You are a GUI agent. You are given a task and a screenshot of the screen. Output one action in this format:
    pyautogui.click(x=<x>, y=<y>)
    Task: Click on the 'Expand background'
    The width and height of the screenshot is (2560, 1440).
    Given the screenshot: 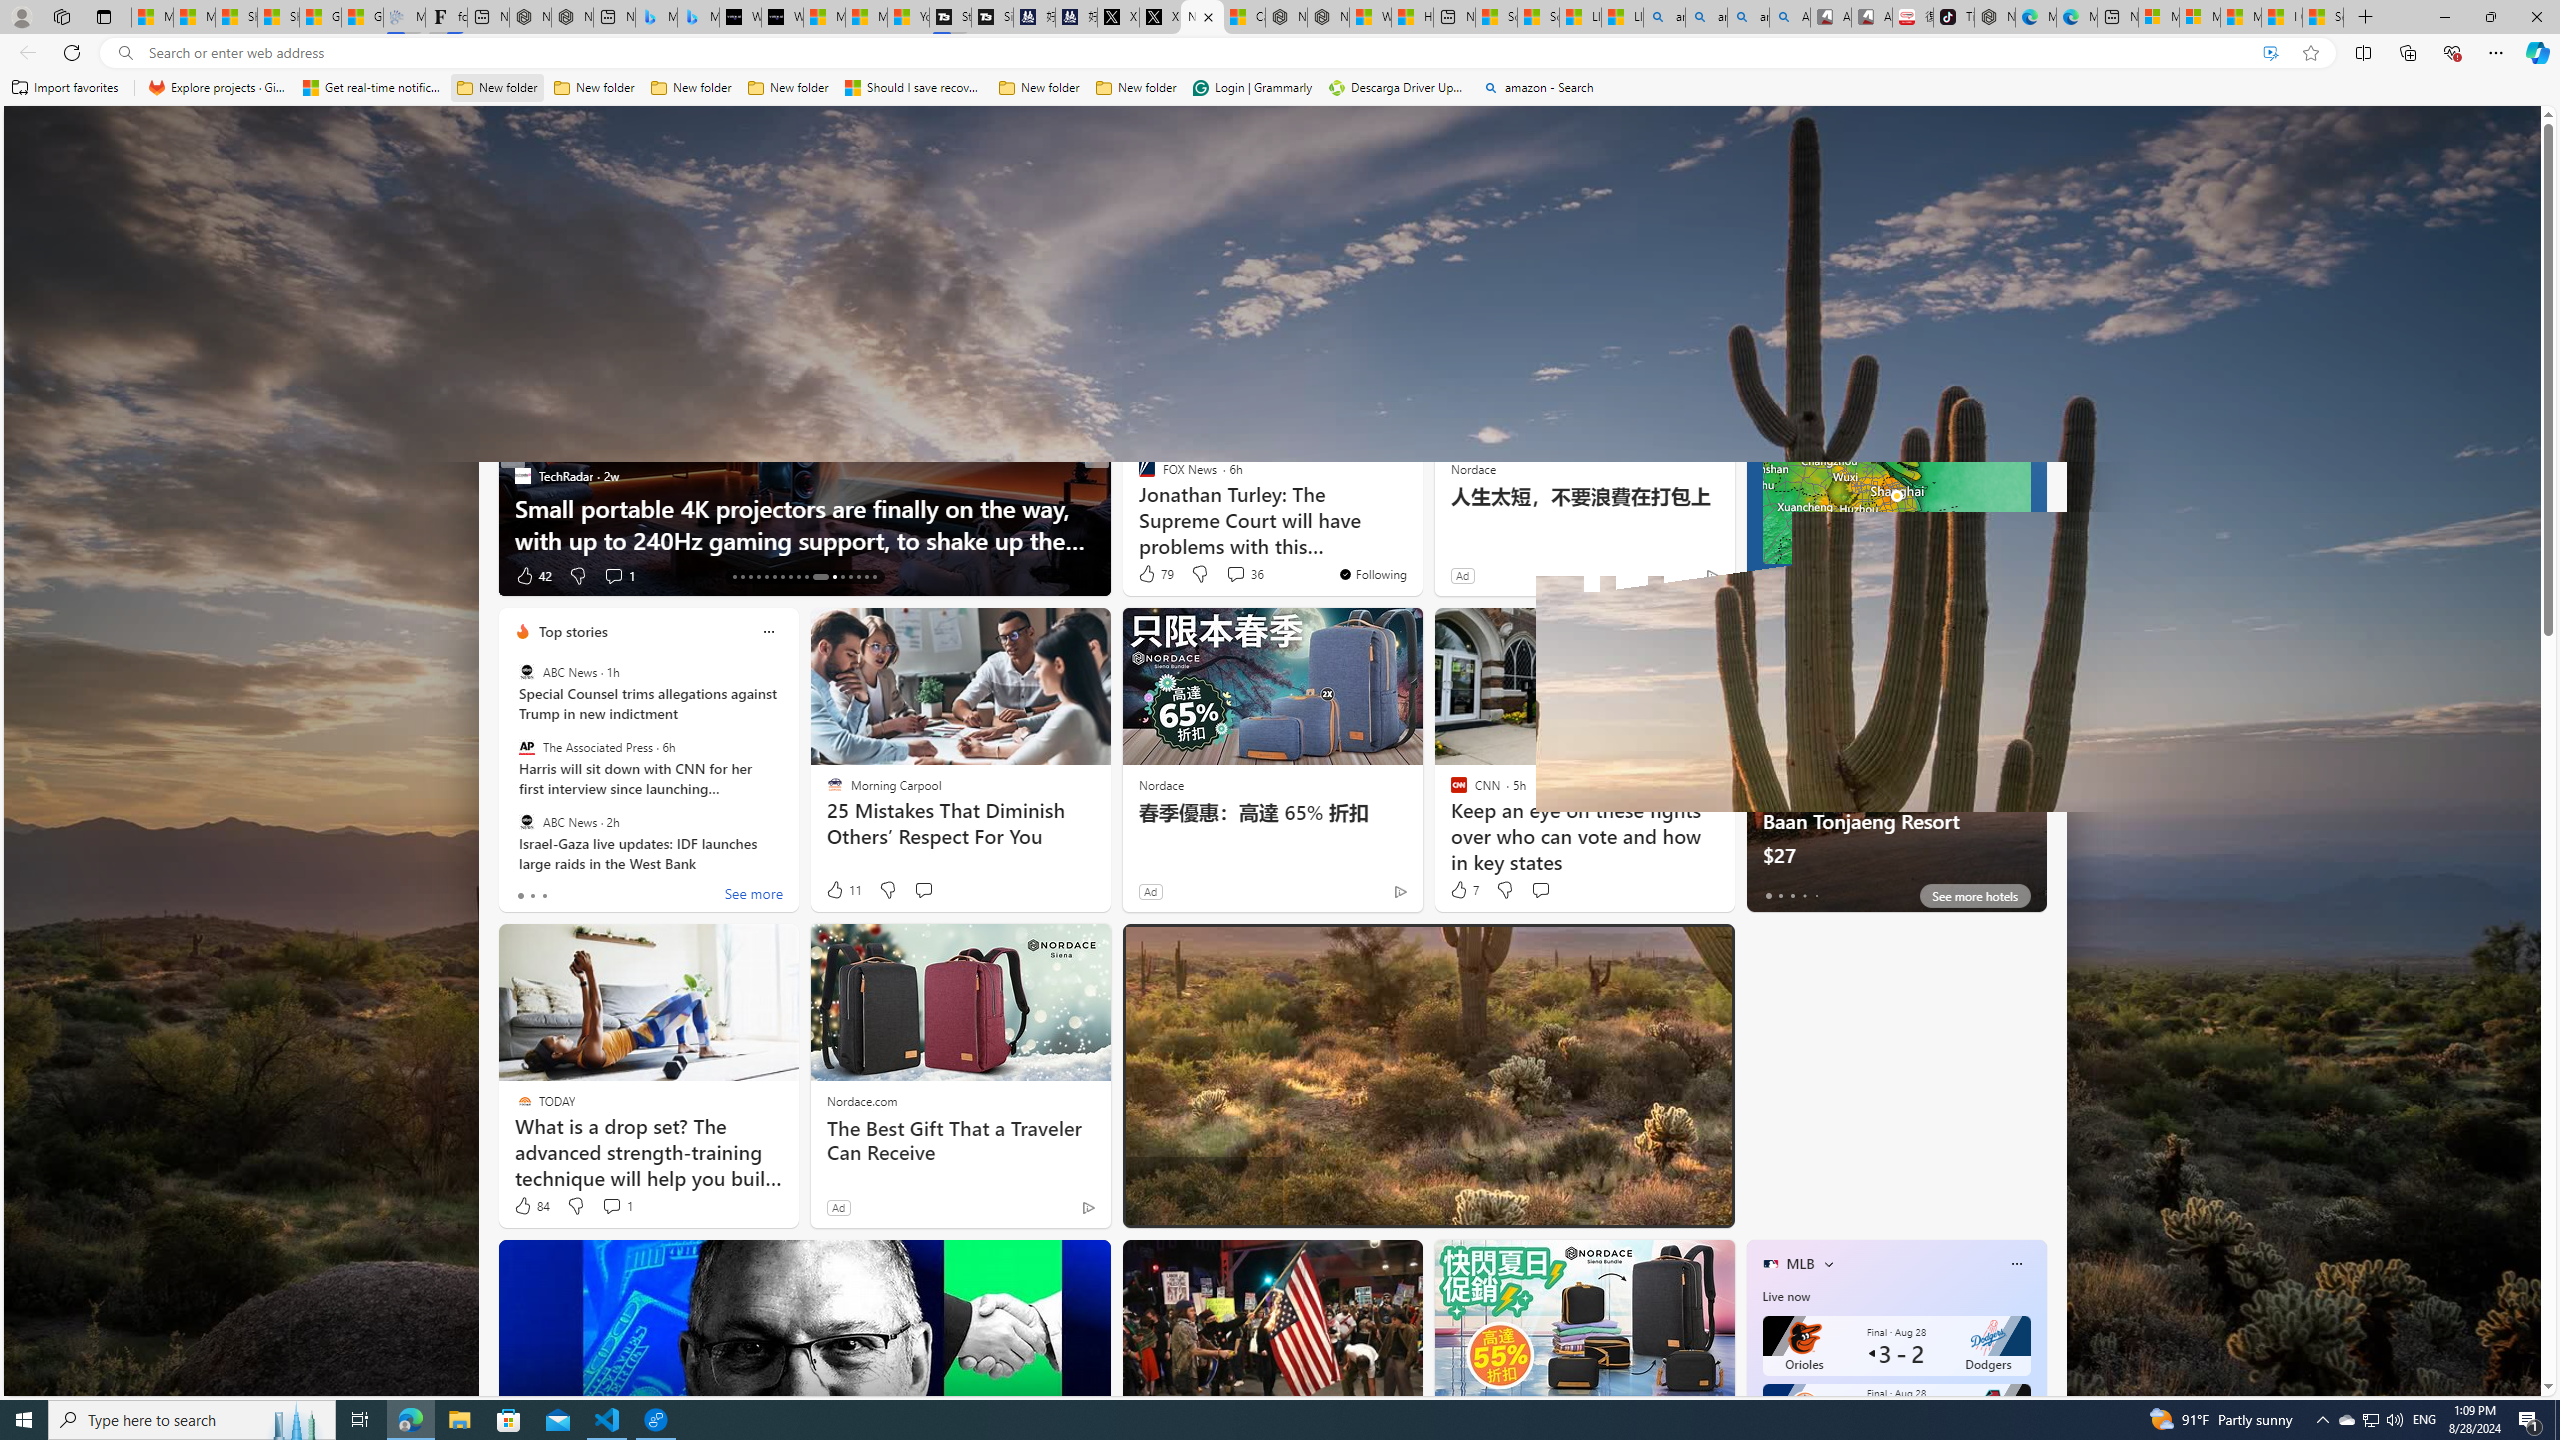 What is the action you would take?
    pyautogui.click(x=2515, y=1330)
    